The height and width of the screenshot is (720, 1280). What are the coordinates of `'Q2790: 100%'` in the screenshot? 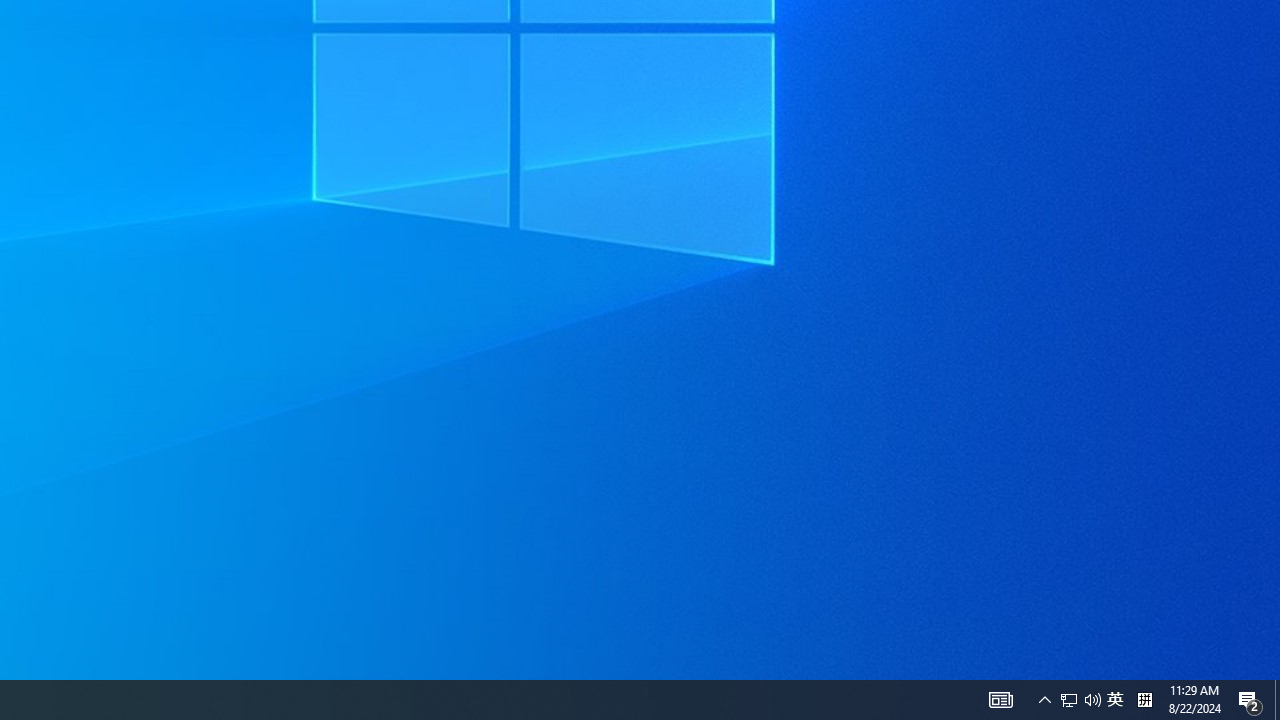 It's located at (1092, 698).